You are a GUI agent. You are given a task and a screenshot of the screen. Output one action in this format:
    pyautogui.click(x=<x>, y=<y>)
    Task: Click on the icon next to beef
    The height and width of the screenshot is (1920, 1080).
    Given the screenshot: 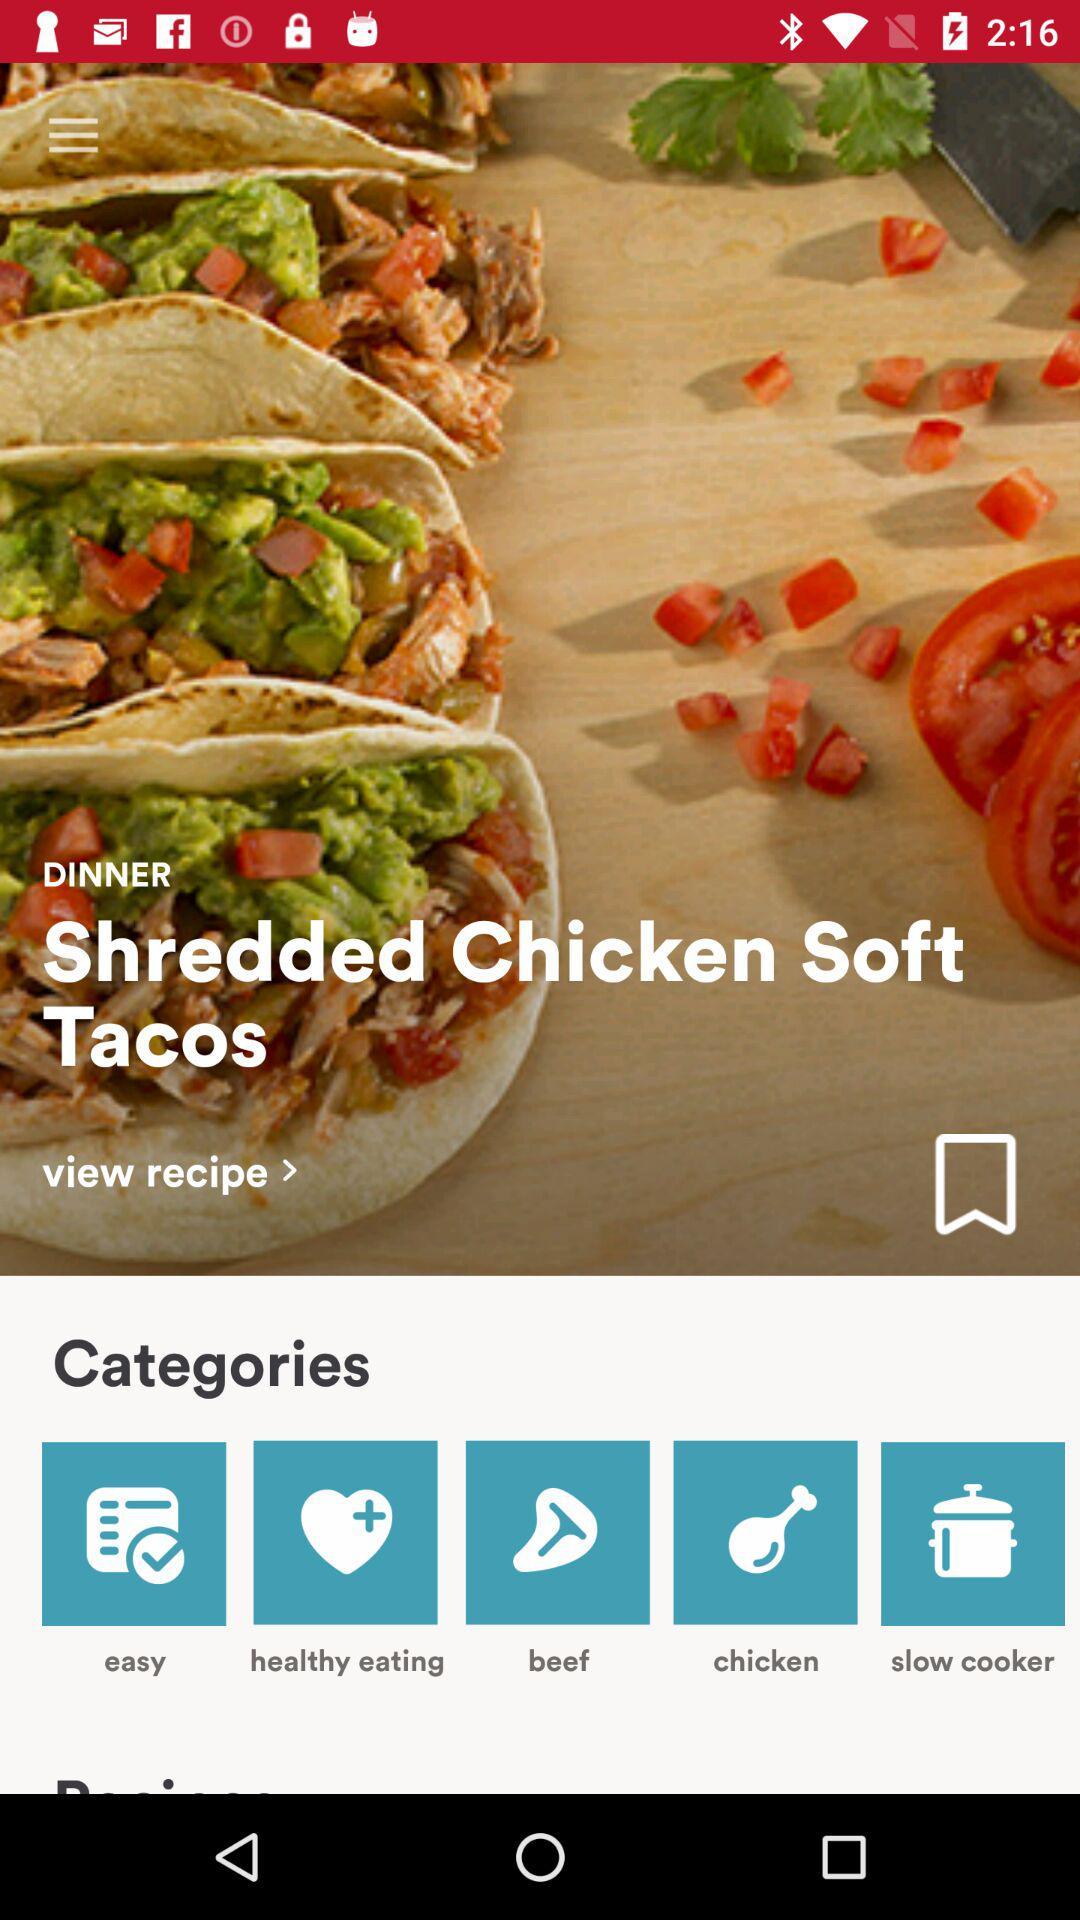 What is the action you would take?
    pyautogui.click(x=346, y=1557)
    